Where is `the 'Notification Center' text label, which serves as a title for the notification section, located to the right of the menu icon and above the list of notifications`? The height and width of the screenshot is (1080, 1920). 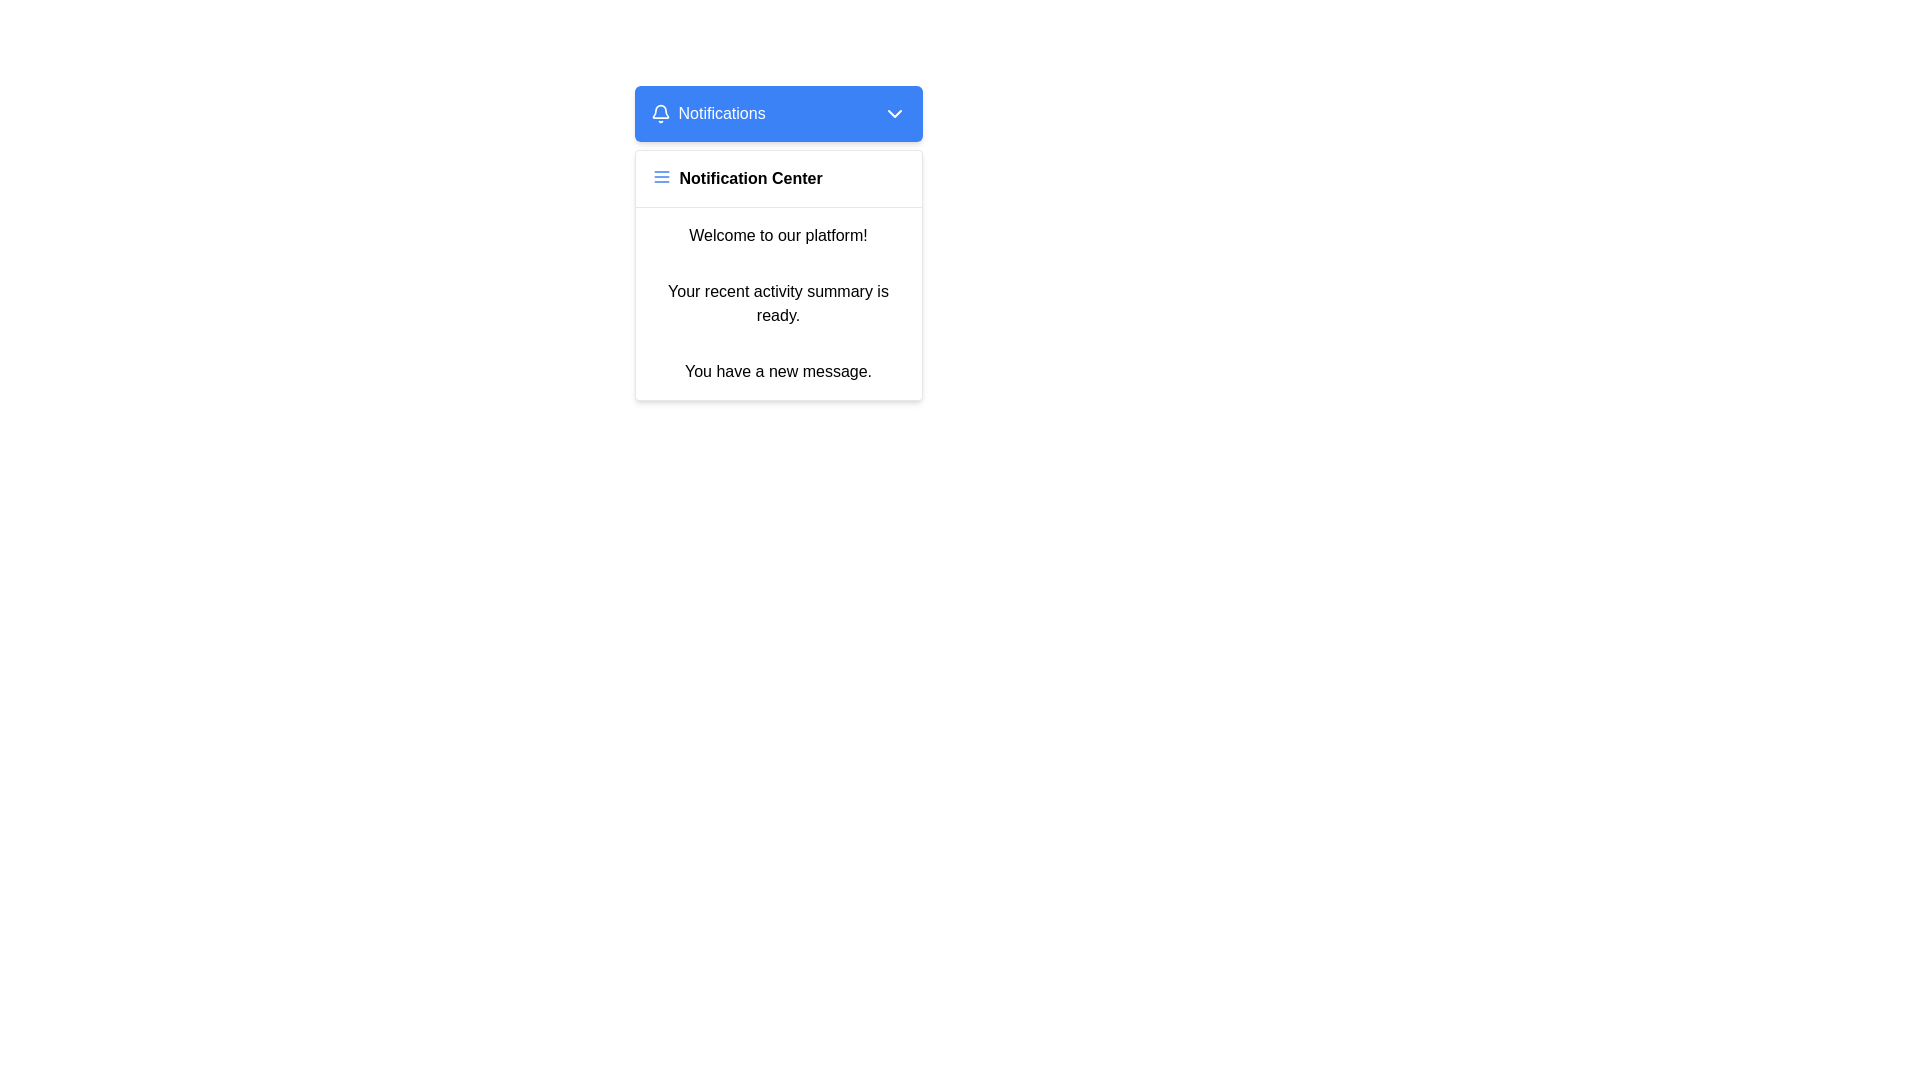
the 'Notification Center' text label, which serves as a title for the notification section, located to the right of the menu icon and above the list of notifications is located at coordinates (750, 177).